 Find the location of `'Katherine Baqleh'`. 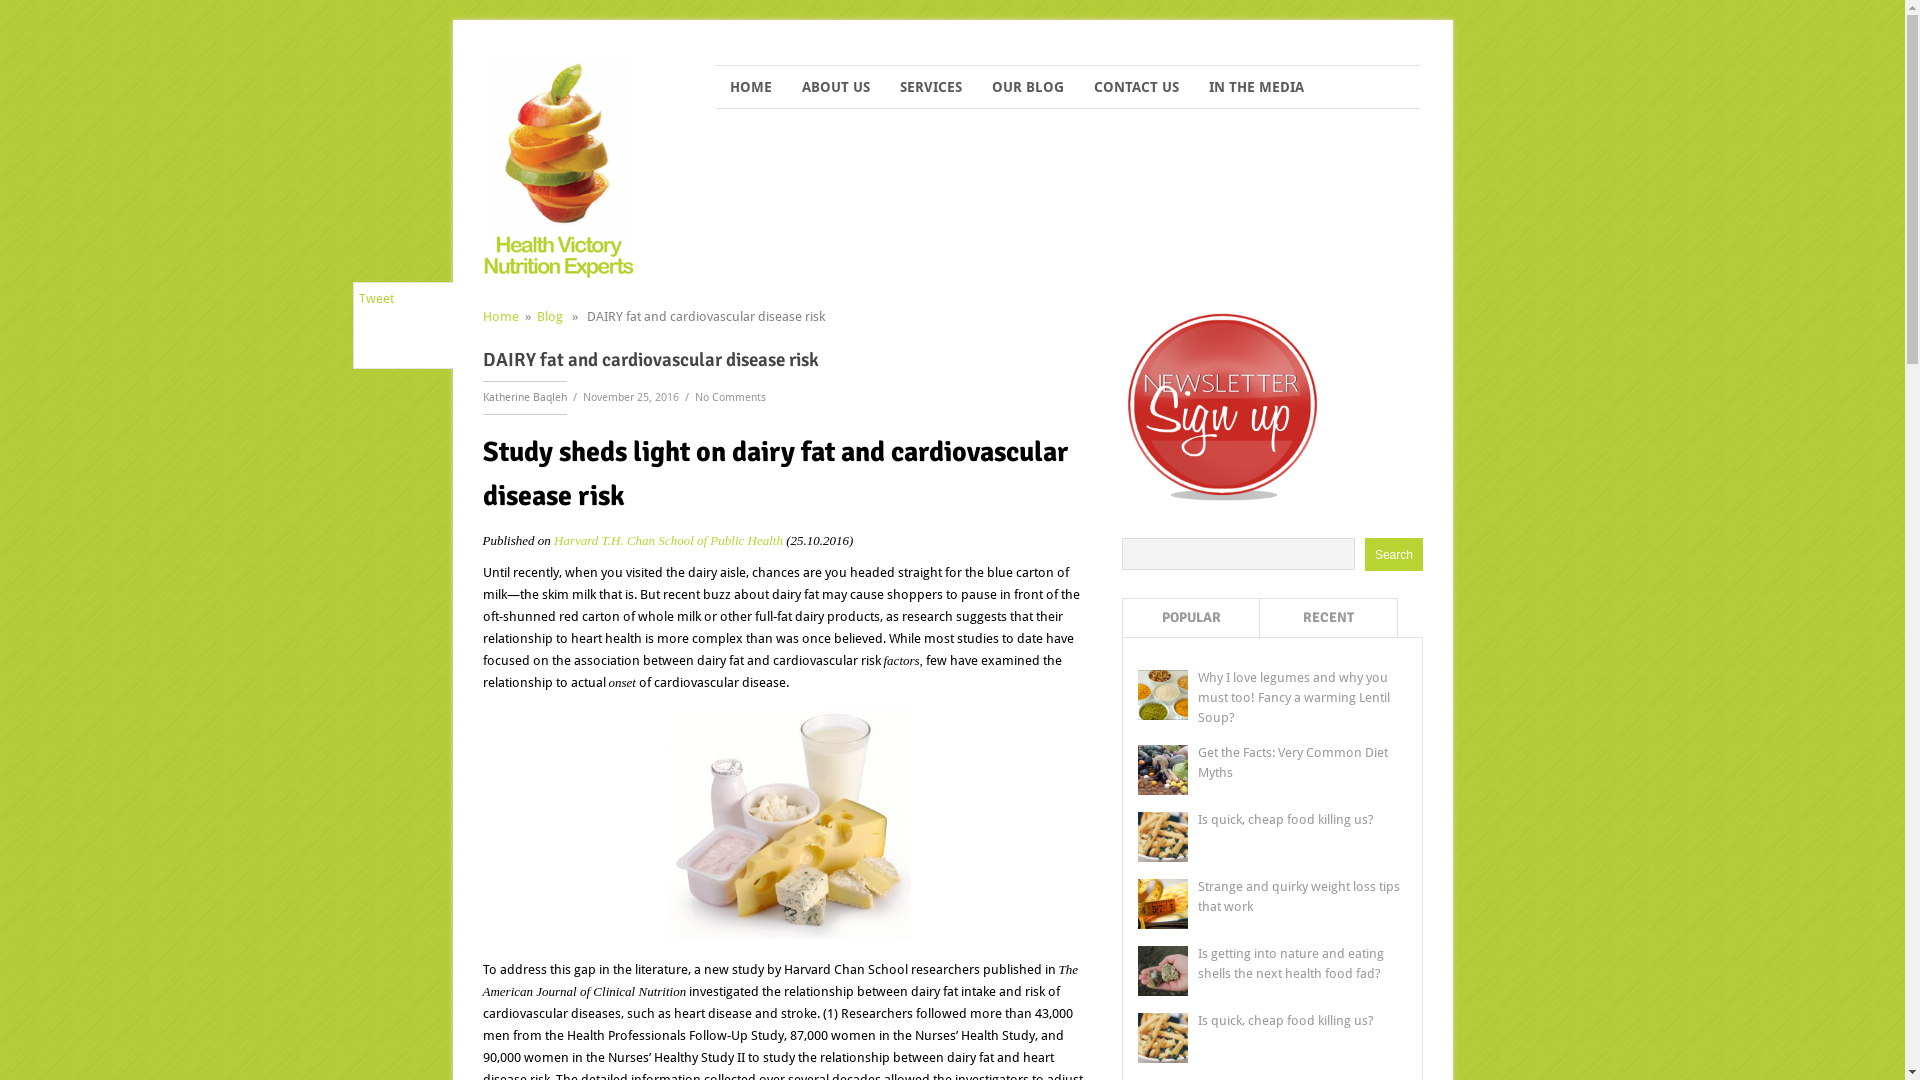

'Katherine Baqleh' is located at coordinates (523, 397).